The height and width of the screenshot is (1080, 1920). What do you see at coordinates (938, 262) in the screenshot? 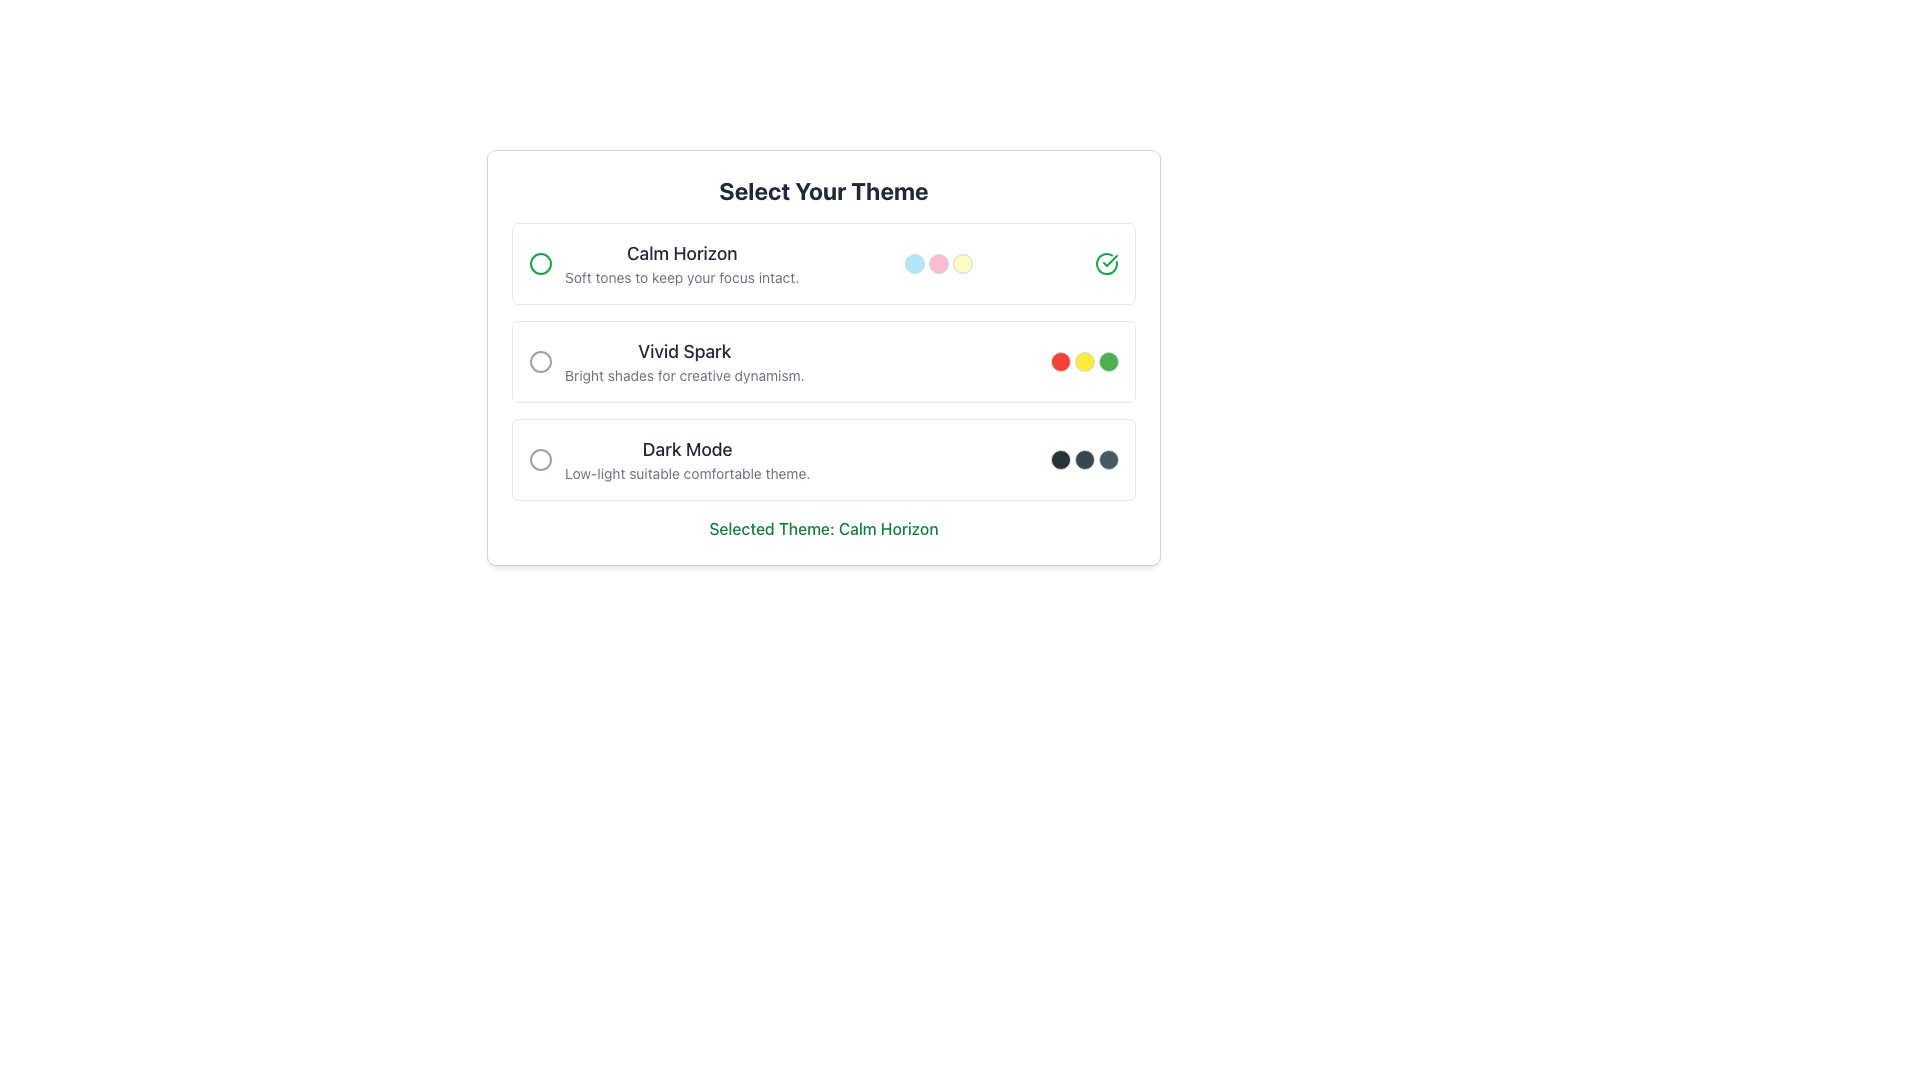
I see `the Indicator group consisting of small circular icons that represents color options for the 'Calm Horizon' theme, located to the right of the theme label` at bounding box center [938, 262].